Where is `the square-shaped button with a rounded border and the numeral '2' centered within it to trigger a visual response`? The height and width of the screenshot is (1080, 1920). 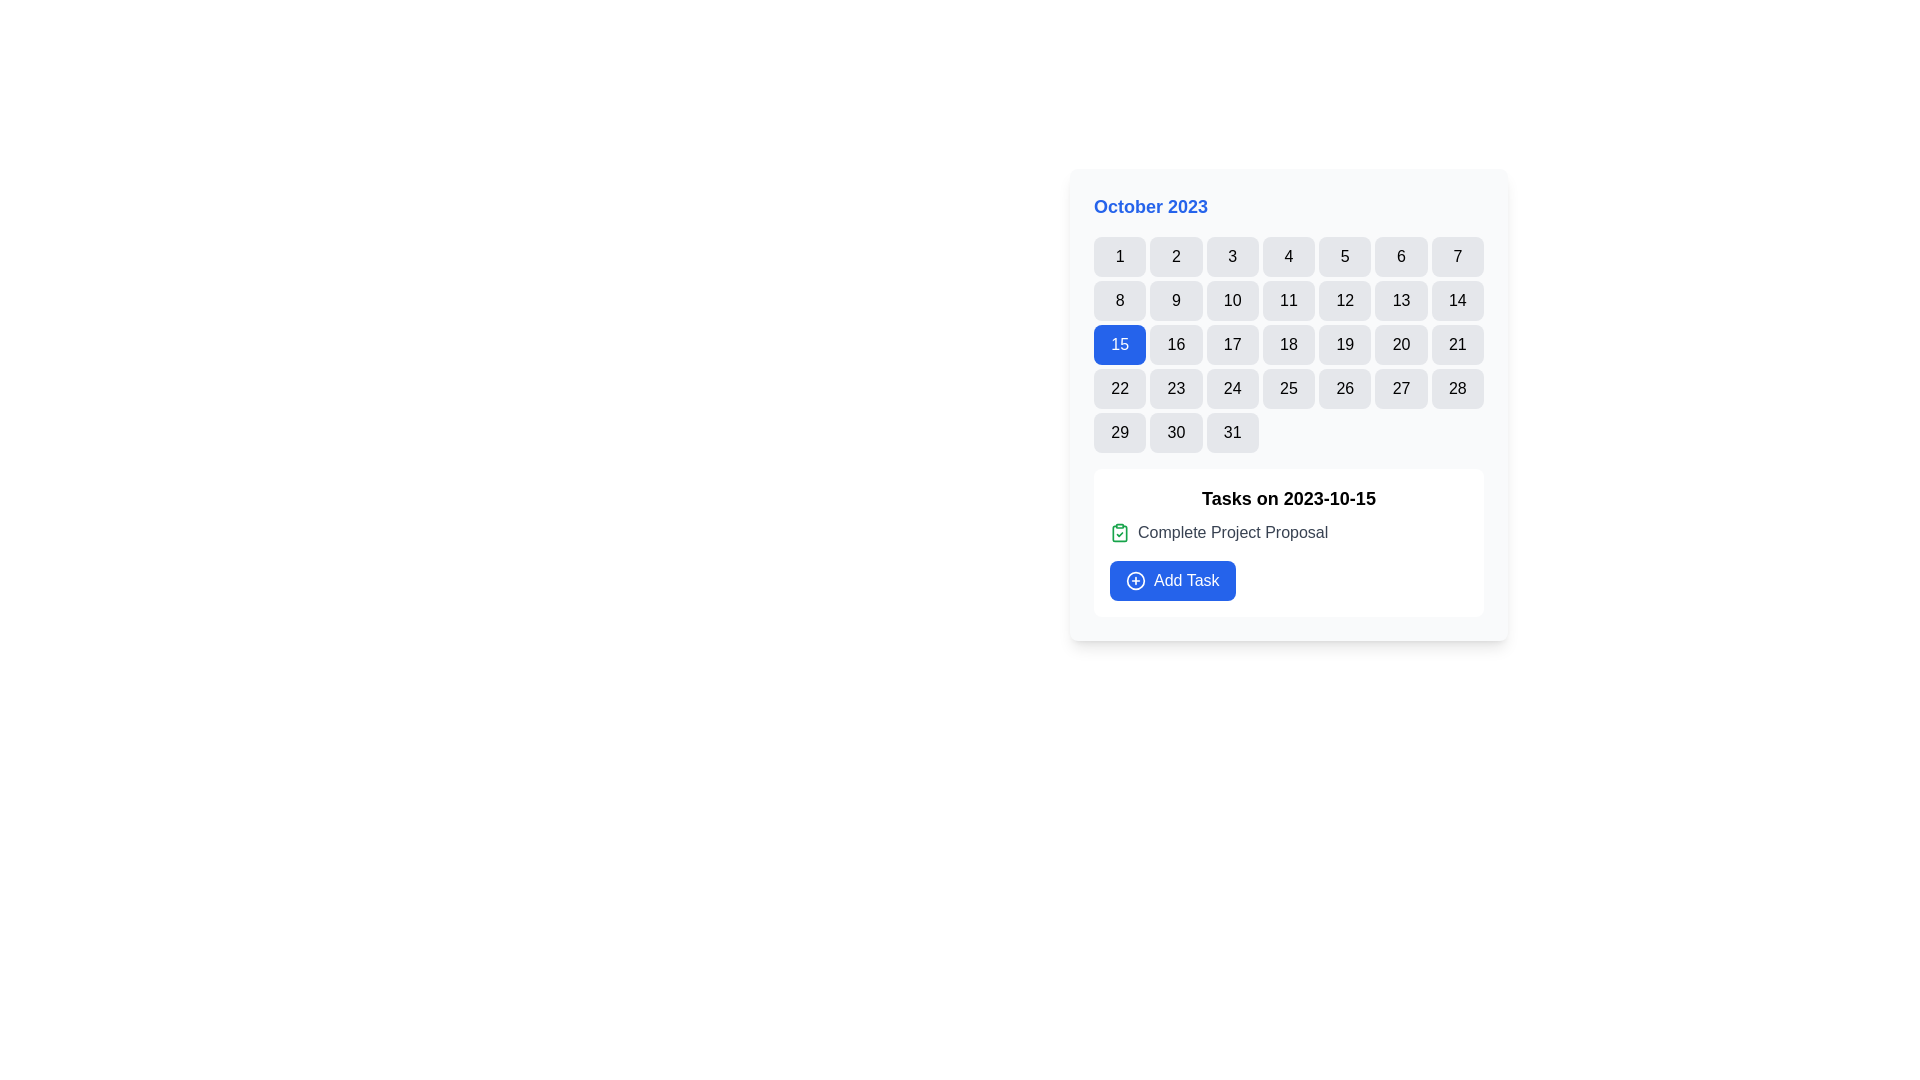 the square-shaped button with a rounded border and the numeral '2' centered within it to trigger a visual response is located at coordinates (1176, 256).